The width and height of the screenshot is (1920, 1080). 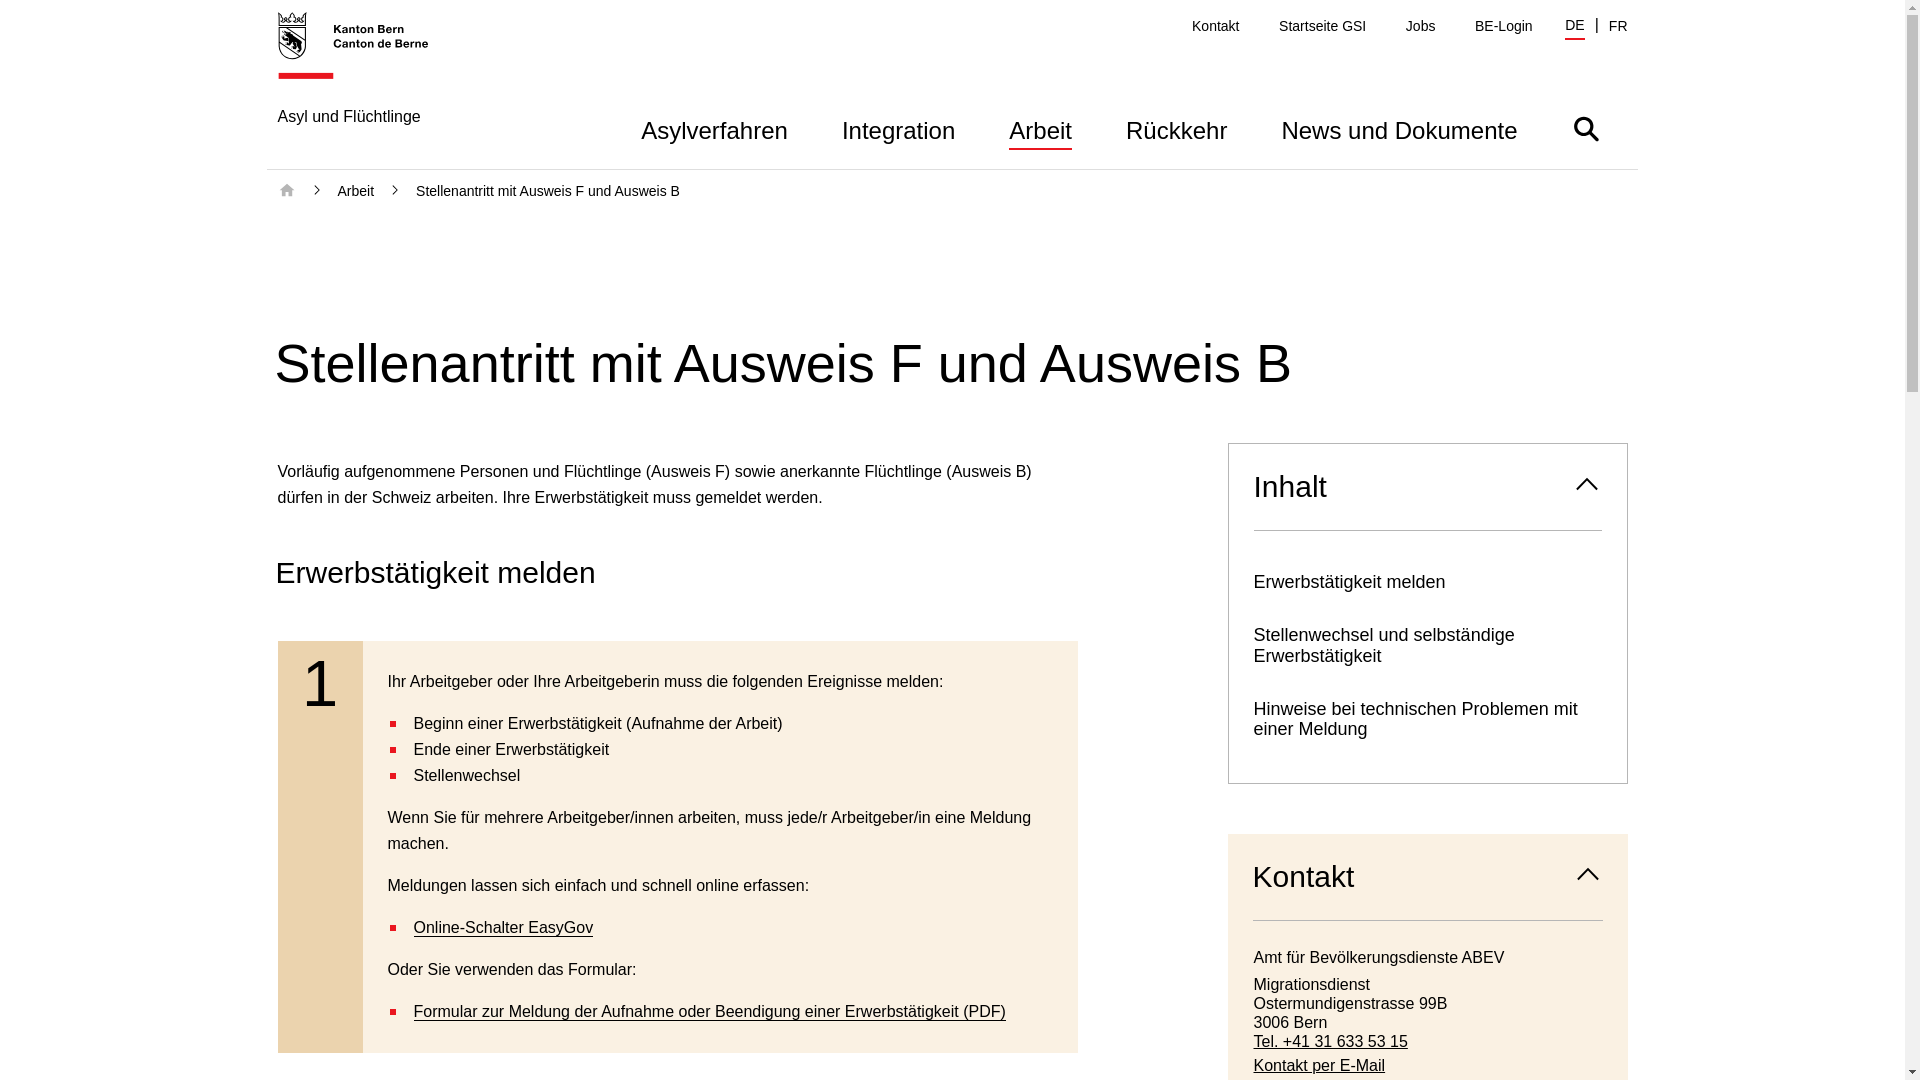 I want to click on 'Tel. +41 31 633 53 15', so click(x=1426, y=1040).